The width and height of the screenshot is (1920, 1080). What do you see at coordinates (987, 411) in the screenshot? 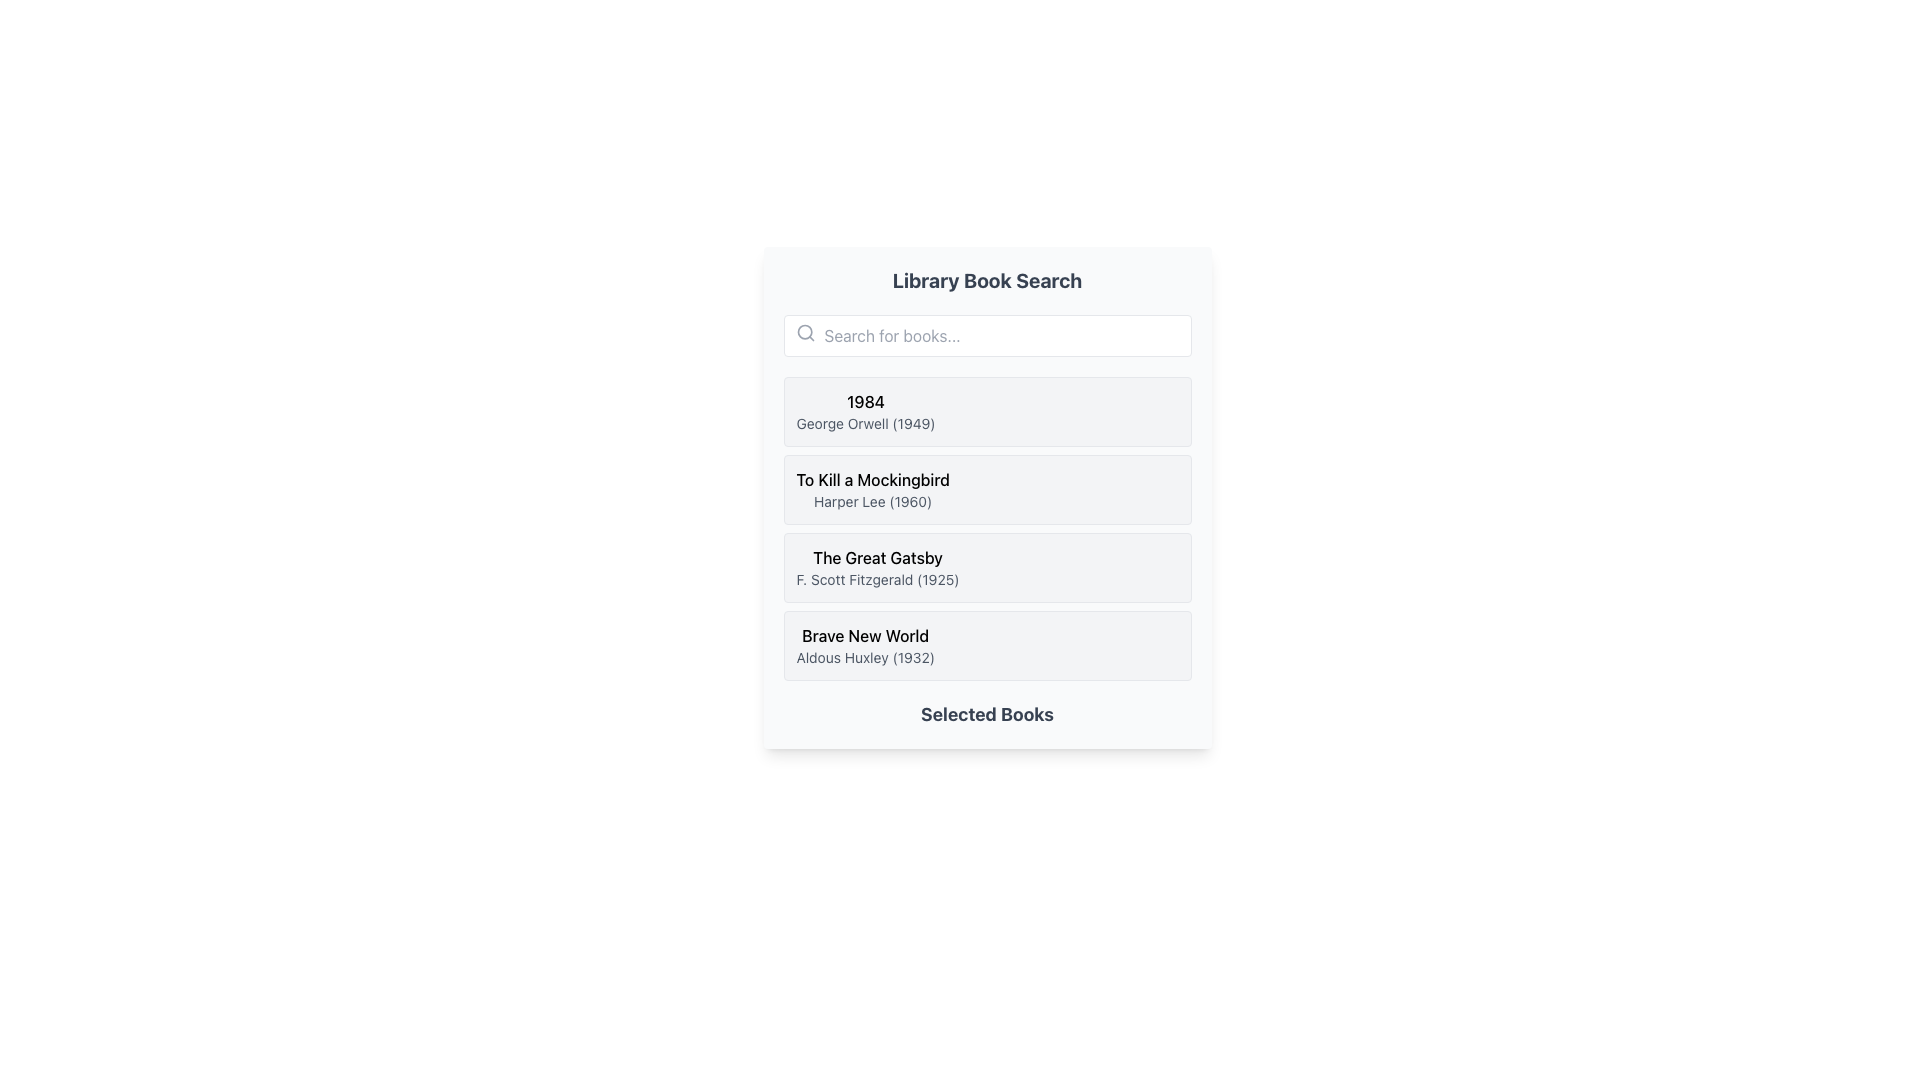
I see `the first list item representing the book '1984' by George Orwell` at bounding box center [987, 411].